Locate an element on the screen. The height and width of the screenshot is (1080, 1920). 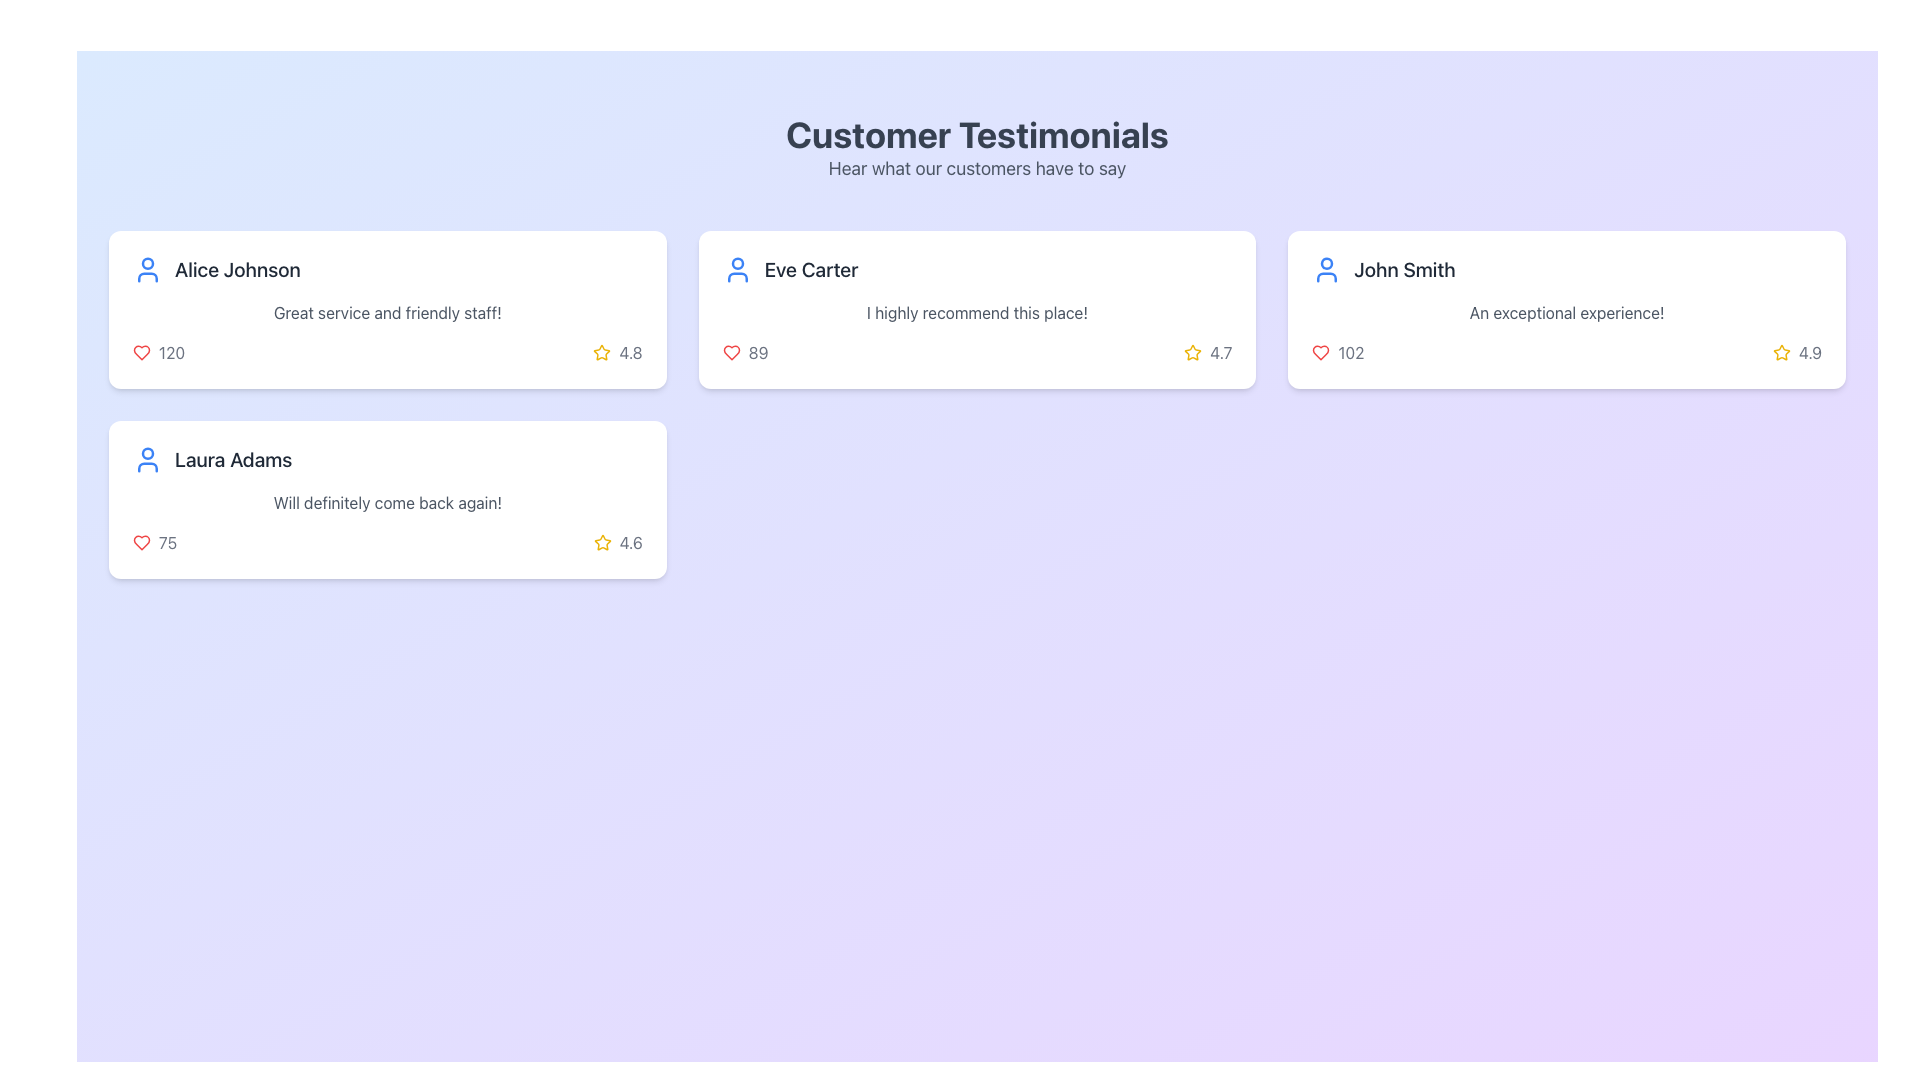
text displayed as the name of the individual providing the testimonial, located as the second visible element in the header of the rightmost testimonial card is located at coordinates (1404, 270).